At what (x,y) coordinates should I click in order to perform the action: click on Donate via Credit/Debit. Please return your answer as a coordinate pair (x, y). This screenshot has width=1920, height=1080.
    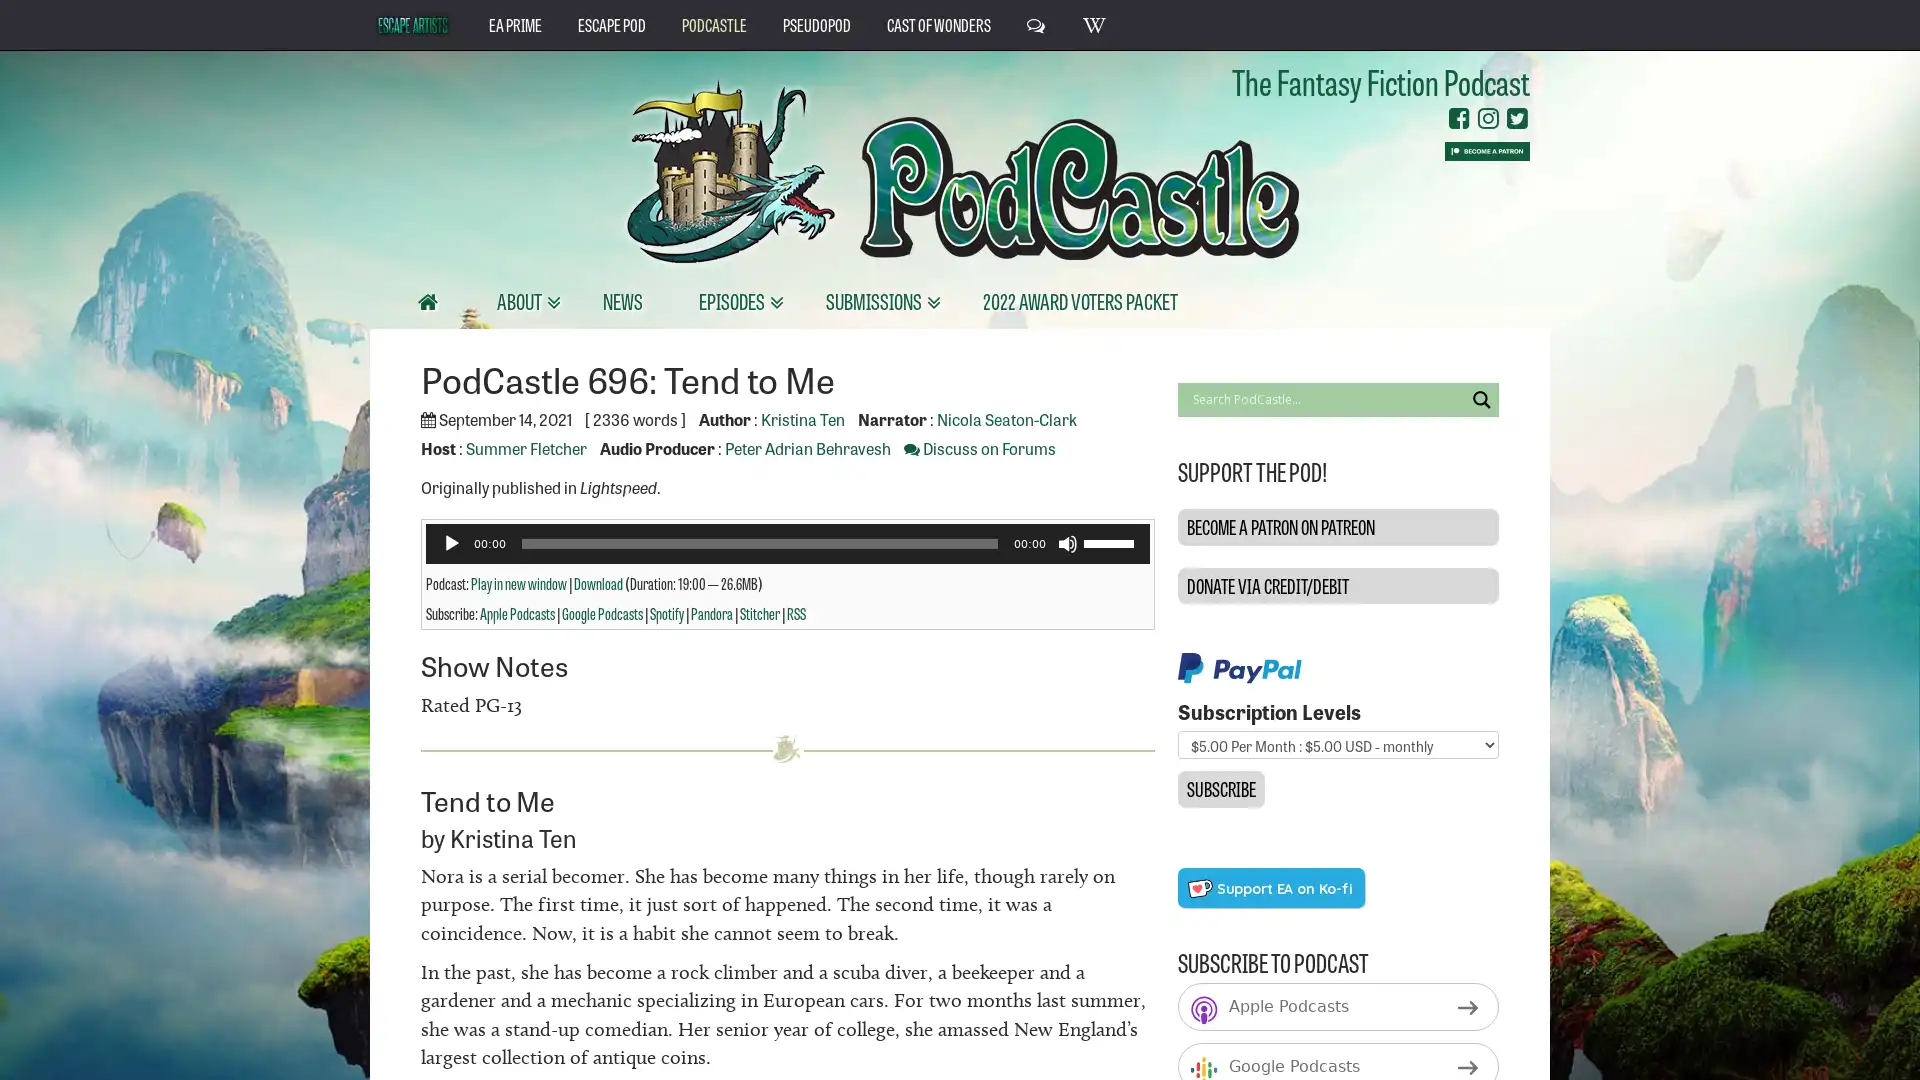
    Looking at the image, I should click on (1337, 585).